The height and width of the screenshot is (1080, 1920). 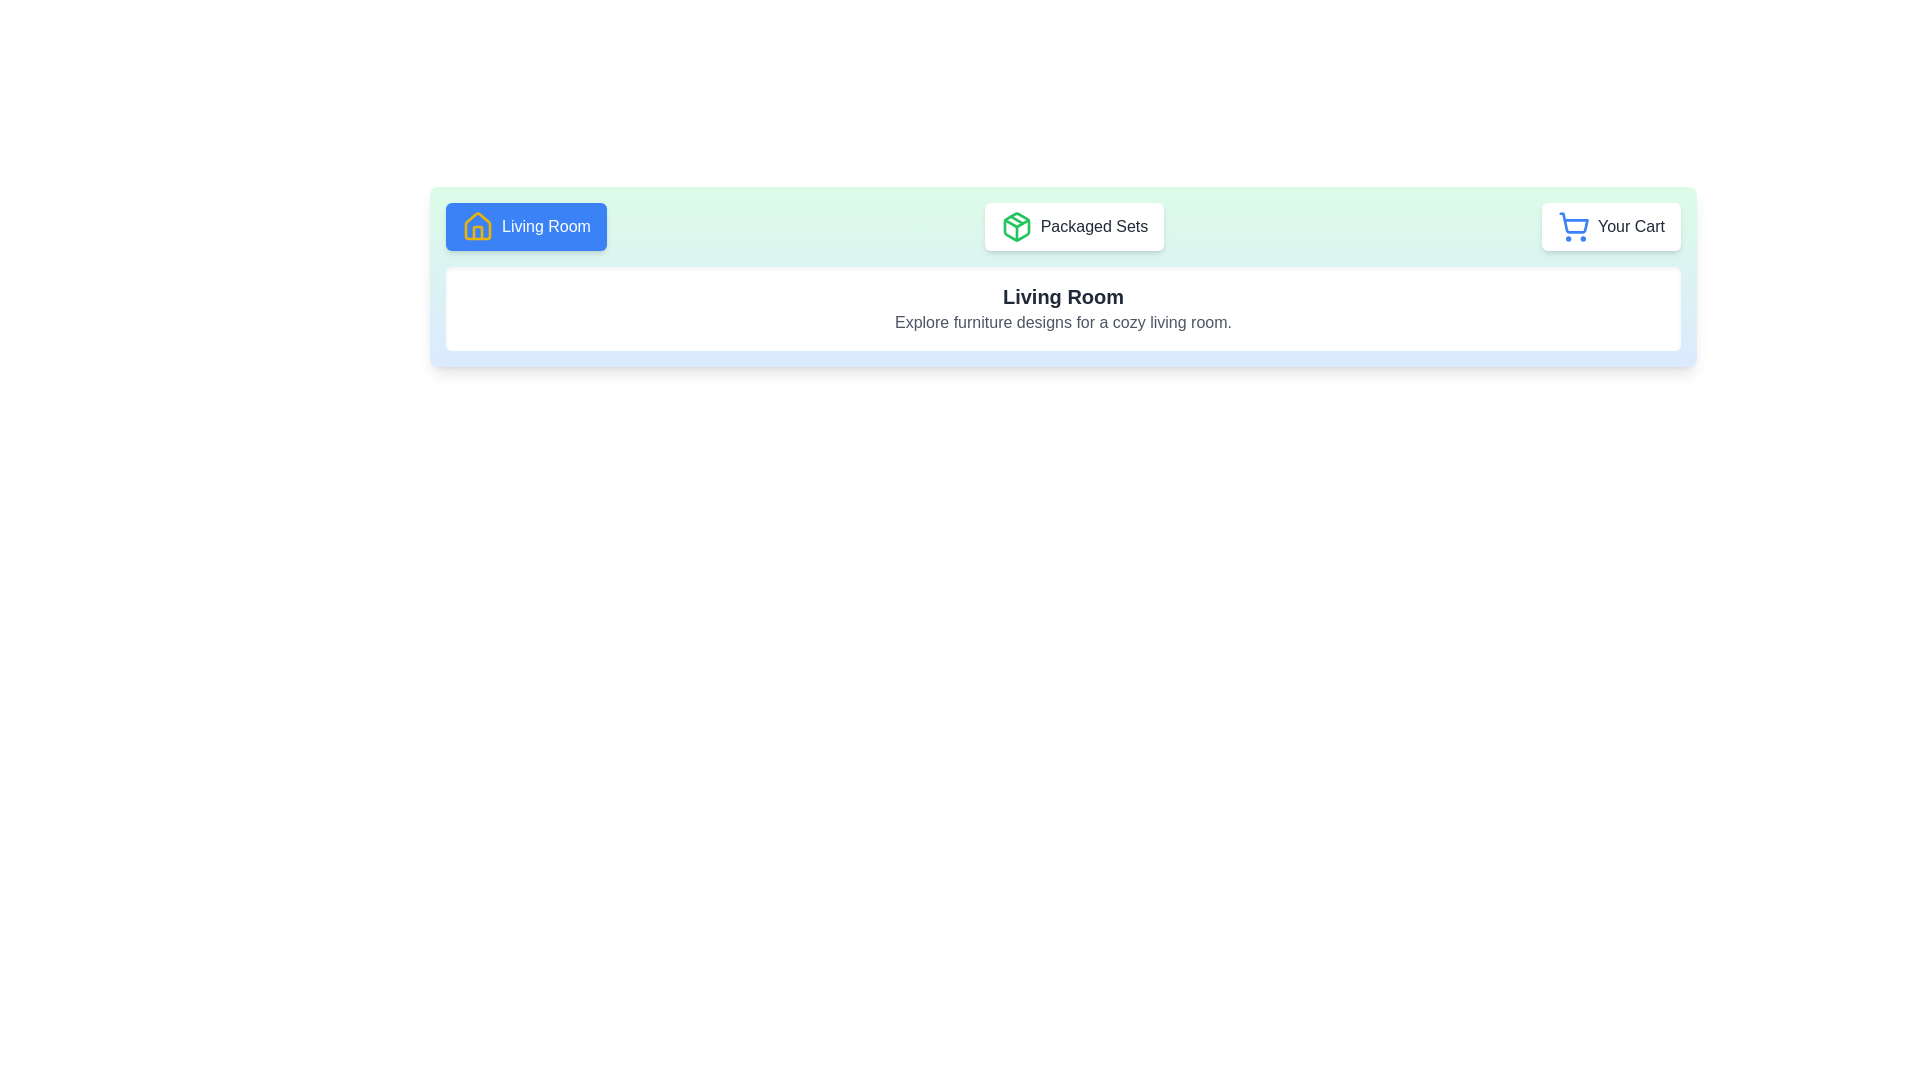 What do you see at coordinates (526, 226) in the screenshot?
I see `the button labeled Living Room` at bounding box center [526, 226].